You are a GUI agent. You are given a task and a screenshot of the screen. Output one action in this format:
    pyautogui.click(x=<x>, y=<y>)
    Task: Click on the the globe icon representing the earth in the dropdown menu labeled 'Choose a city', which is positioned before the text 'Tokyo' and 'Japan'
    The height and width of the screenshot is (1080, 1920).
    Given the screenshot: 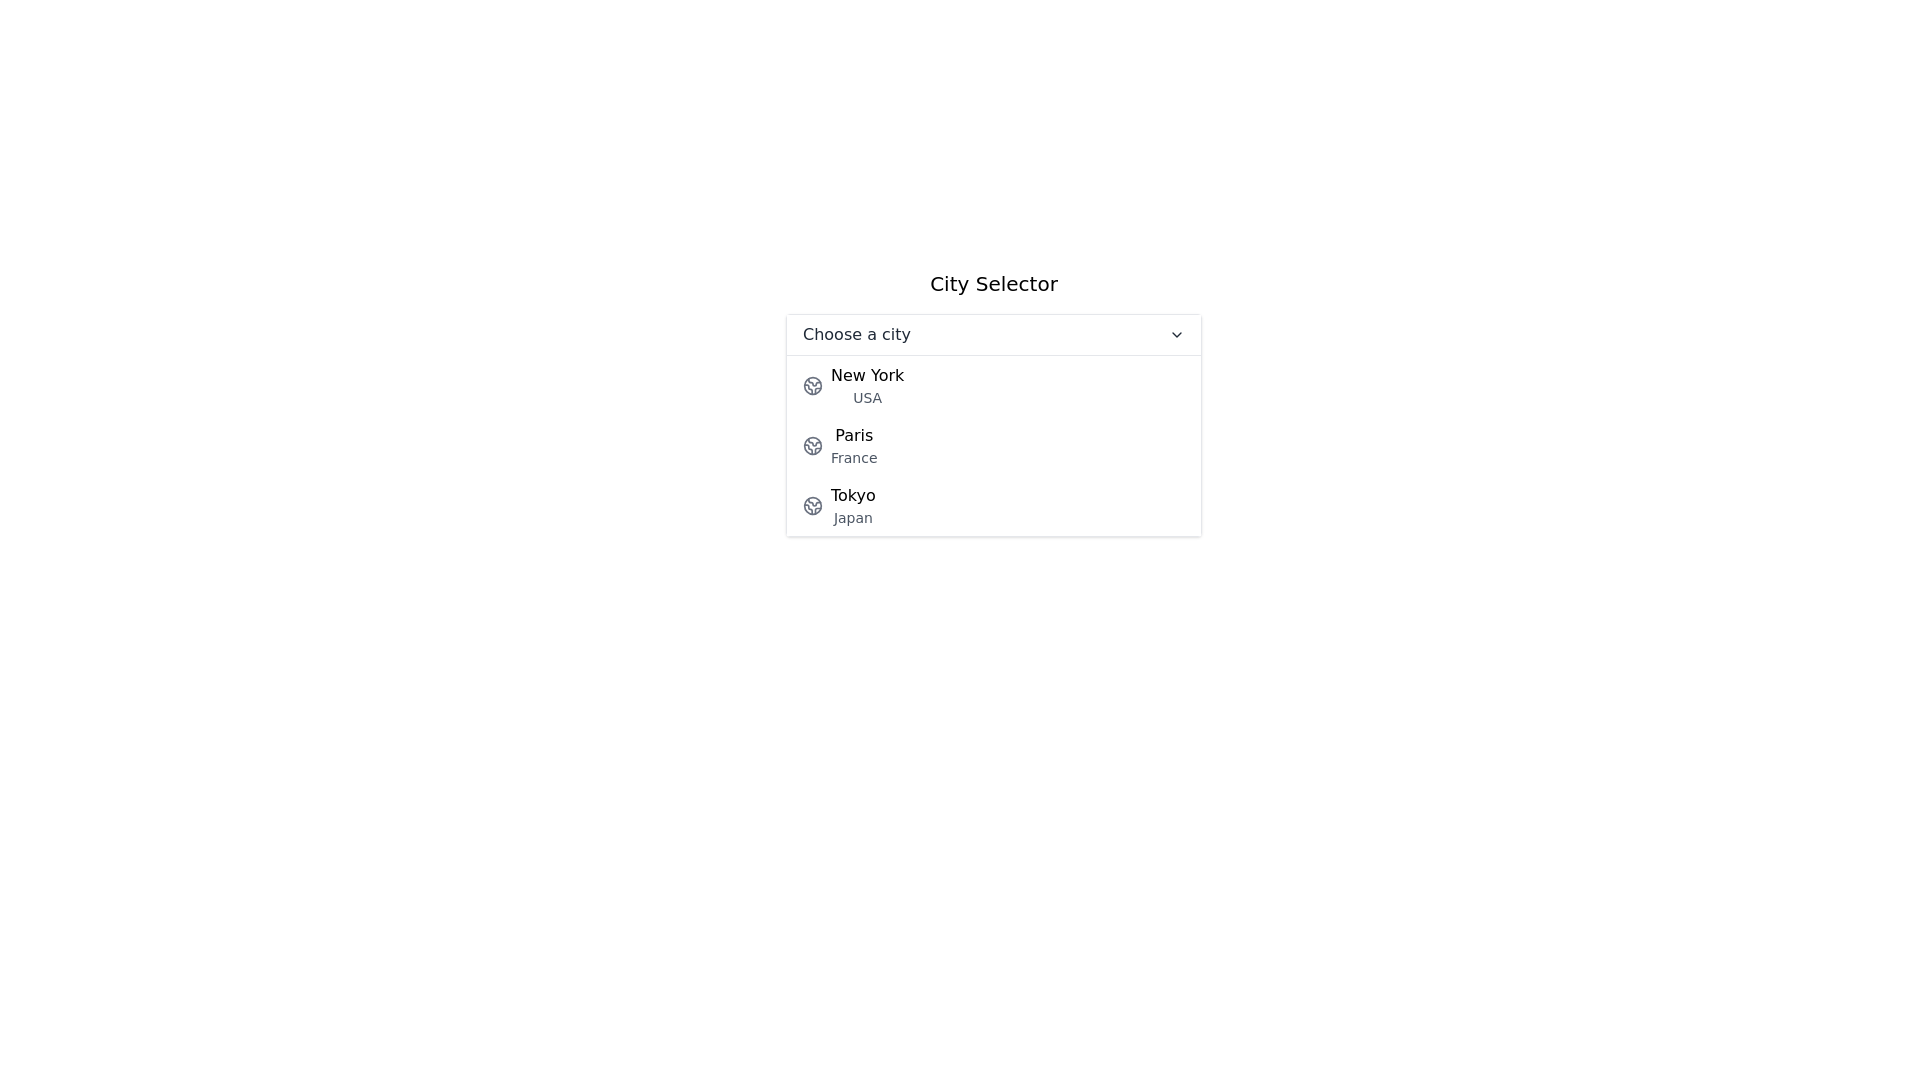 What is the action you would take?
    pyautogui.click(x=812, y=504)
    